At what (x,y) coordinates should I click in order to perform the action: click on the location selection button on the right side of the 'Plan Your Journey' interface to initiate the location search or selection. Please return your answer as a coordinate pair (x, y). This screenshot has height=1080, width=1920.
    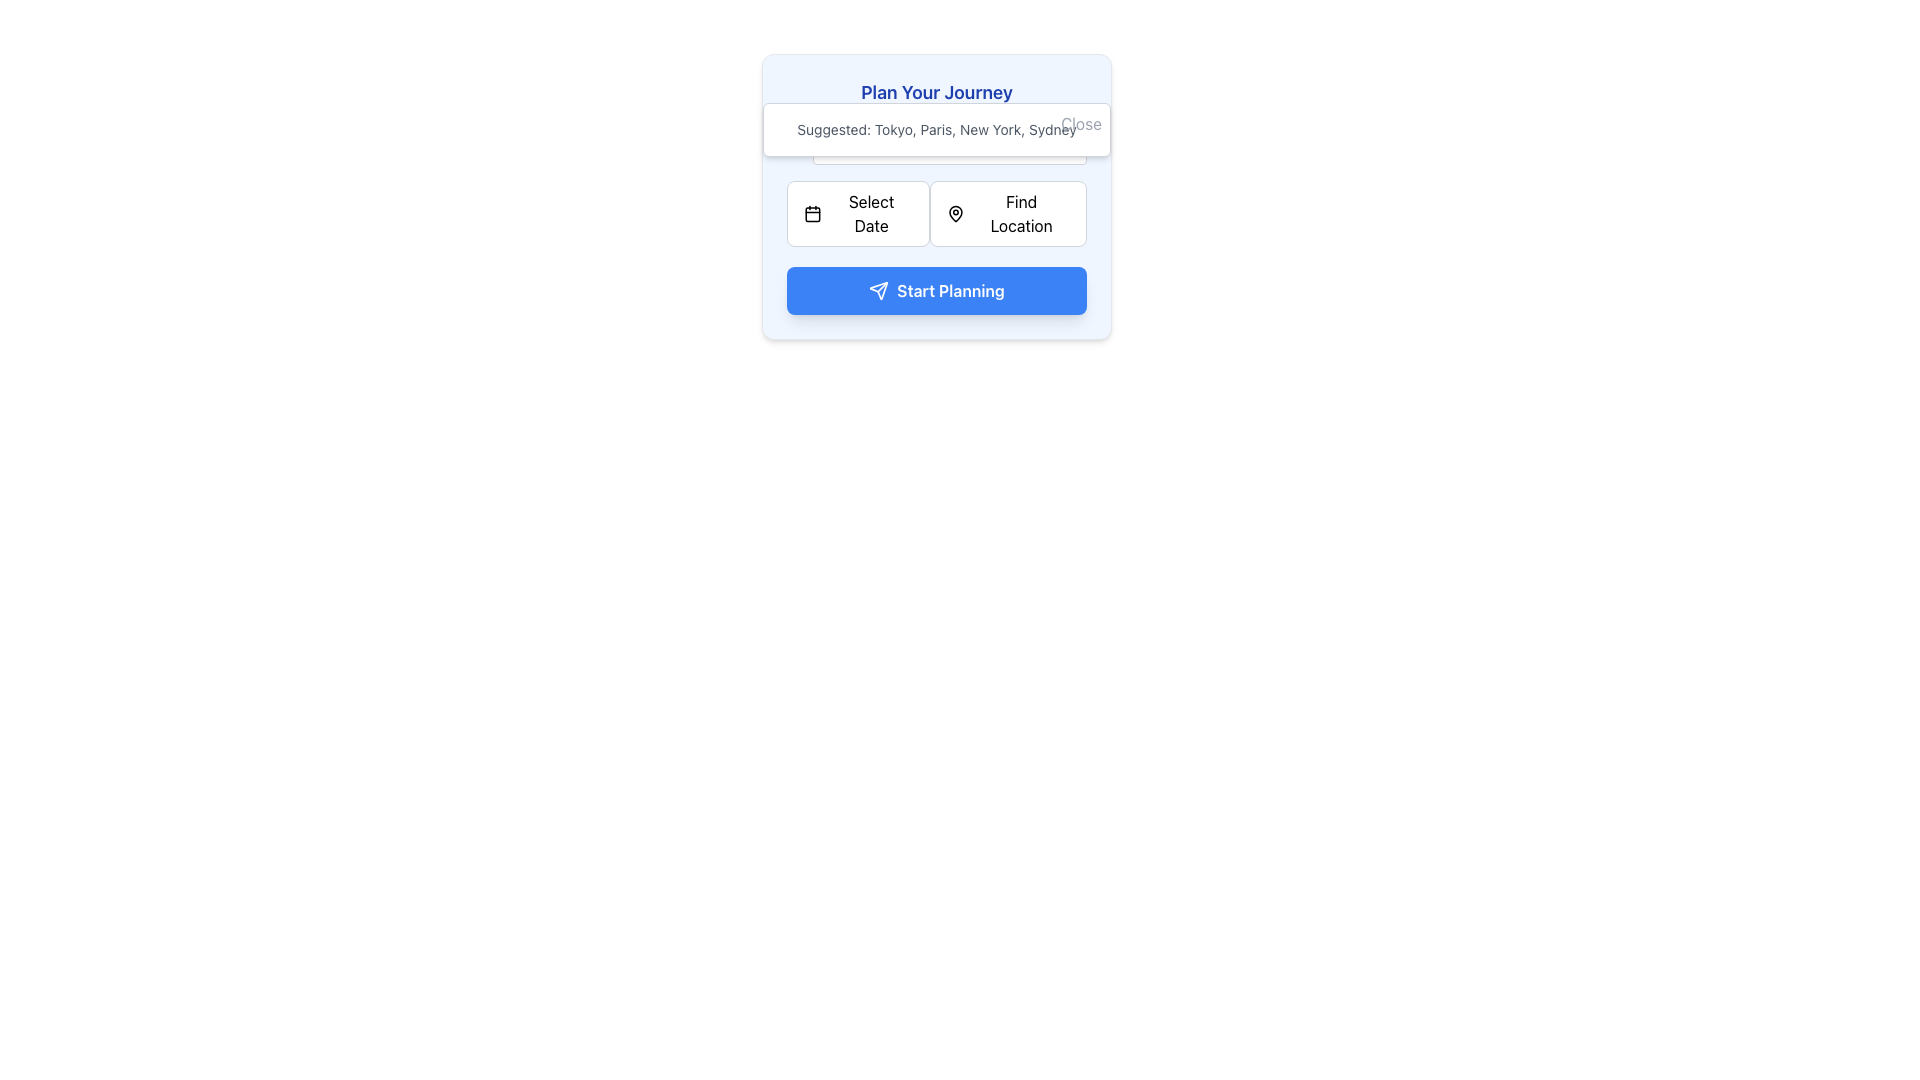
    Looking at the image, I should click on (1008, 213).